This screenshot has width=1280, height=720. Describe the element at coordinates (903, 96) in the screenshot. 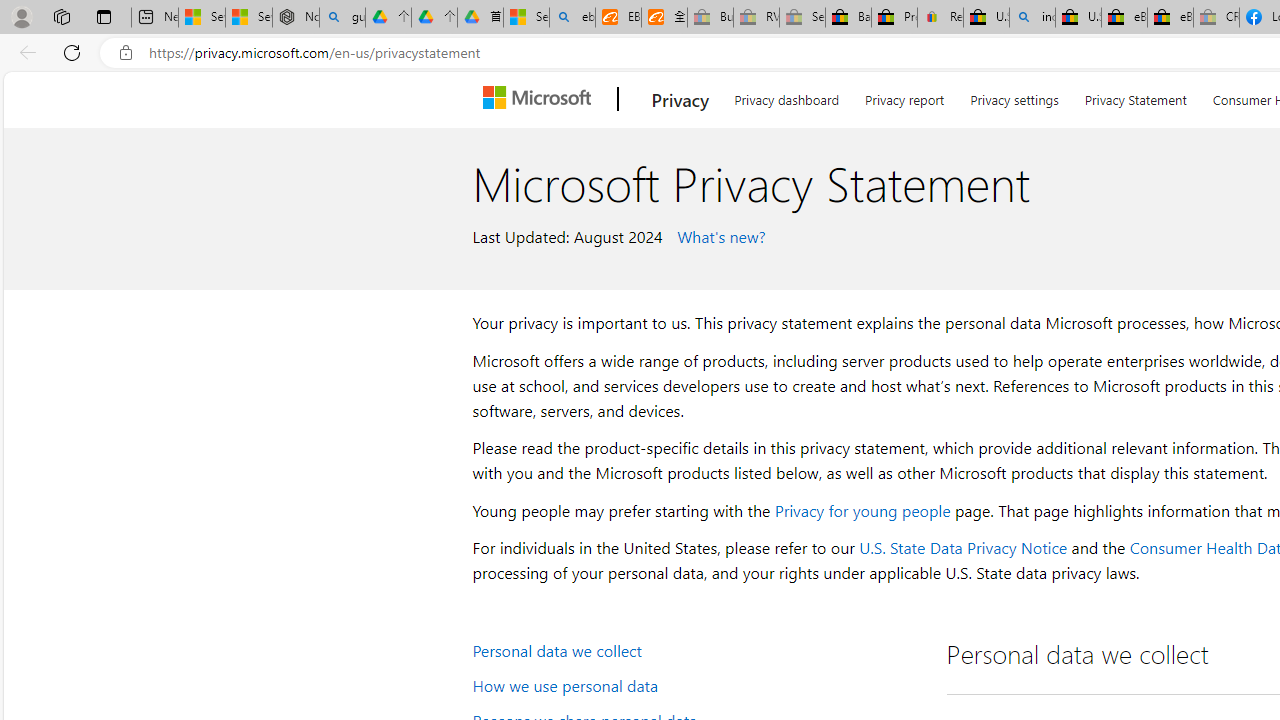

I see `'Privacy report'` at that location.